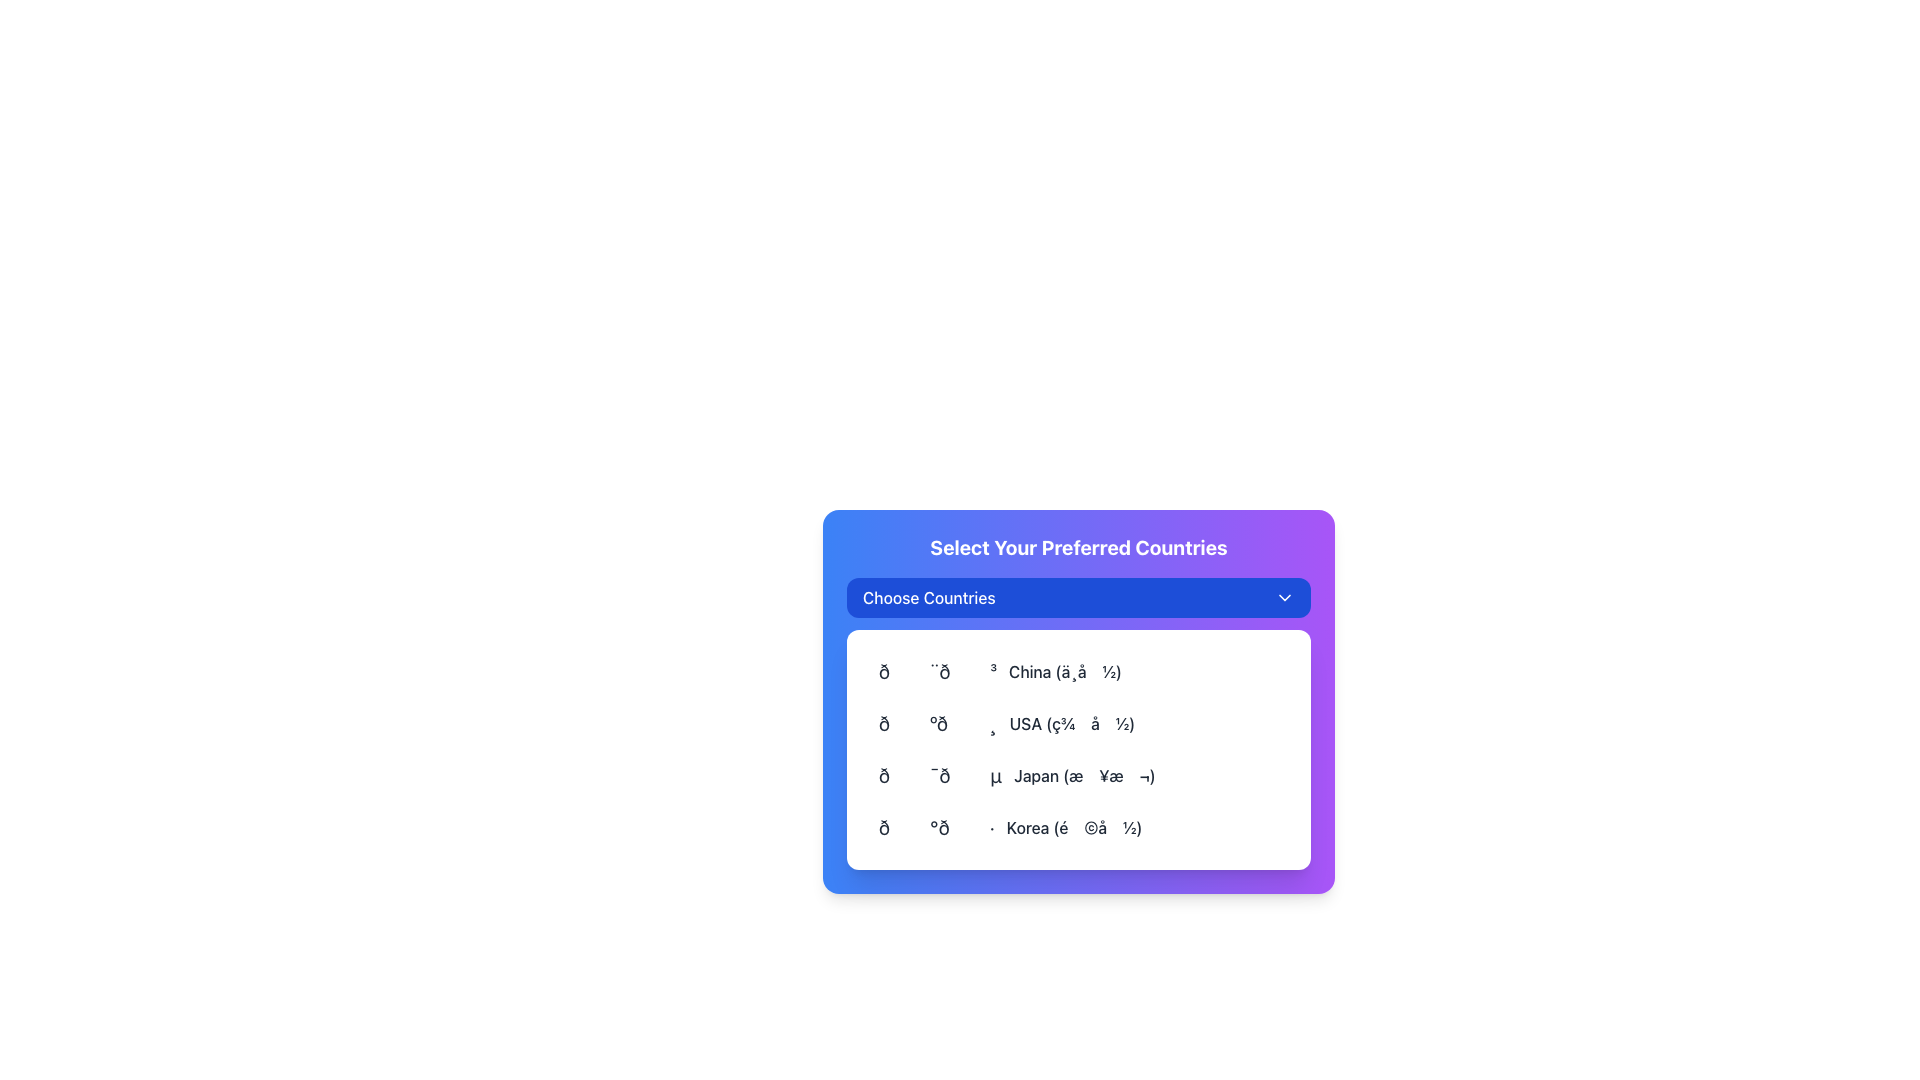  What do you see at coordinates (1078, 828) in the screenshot?
I see `the list item for 'Korea (한국)'` at bounding box center [1078, 828].